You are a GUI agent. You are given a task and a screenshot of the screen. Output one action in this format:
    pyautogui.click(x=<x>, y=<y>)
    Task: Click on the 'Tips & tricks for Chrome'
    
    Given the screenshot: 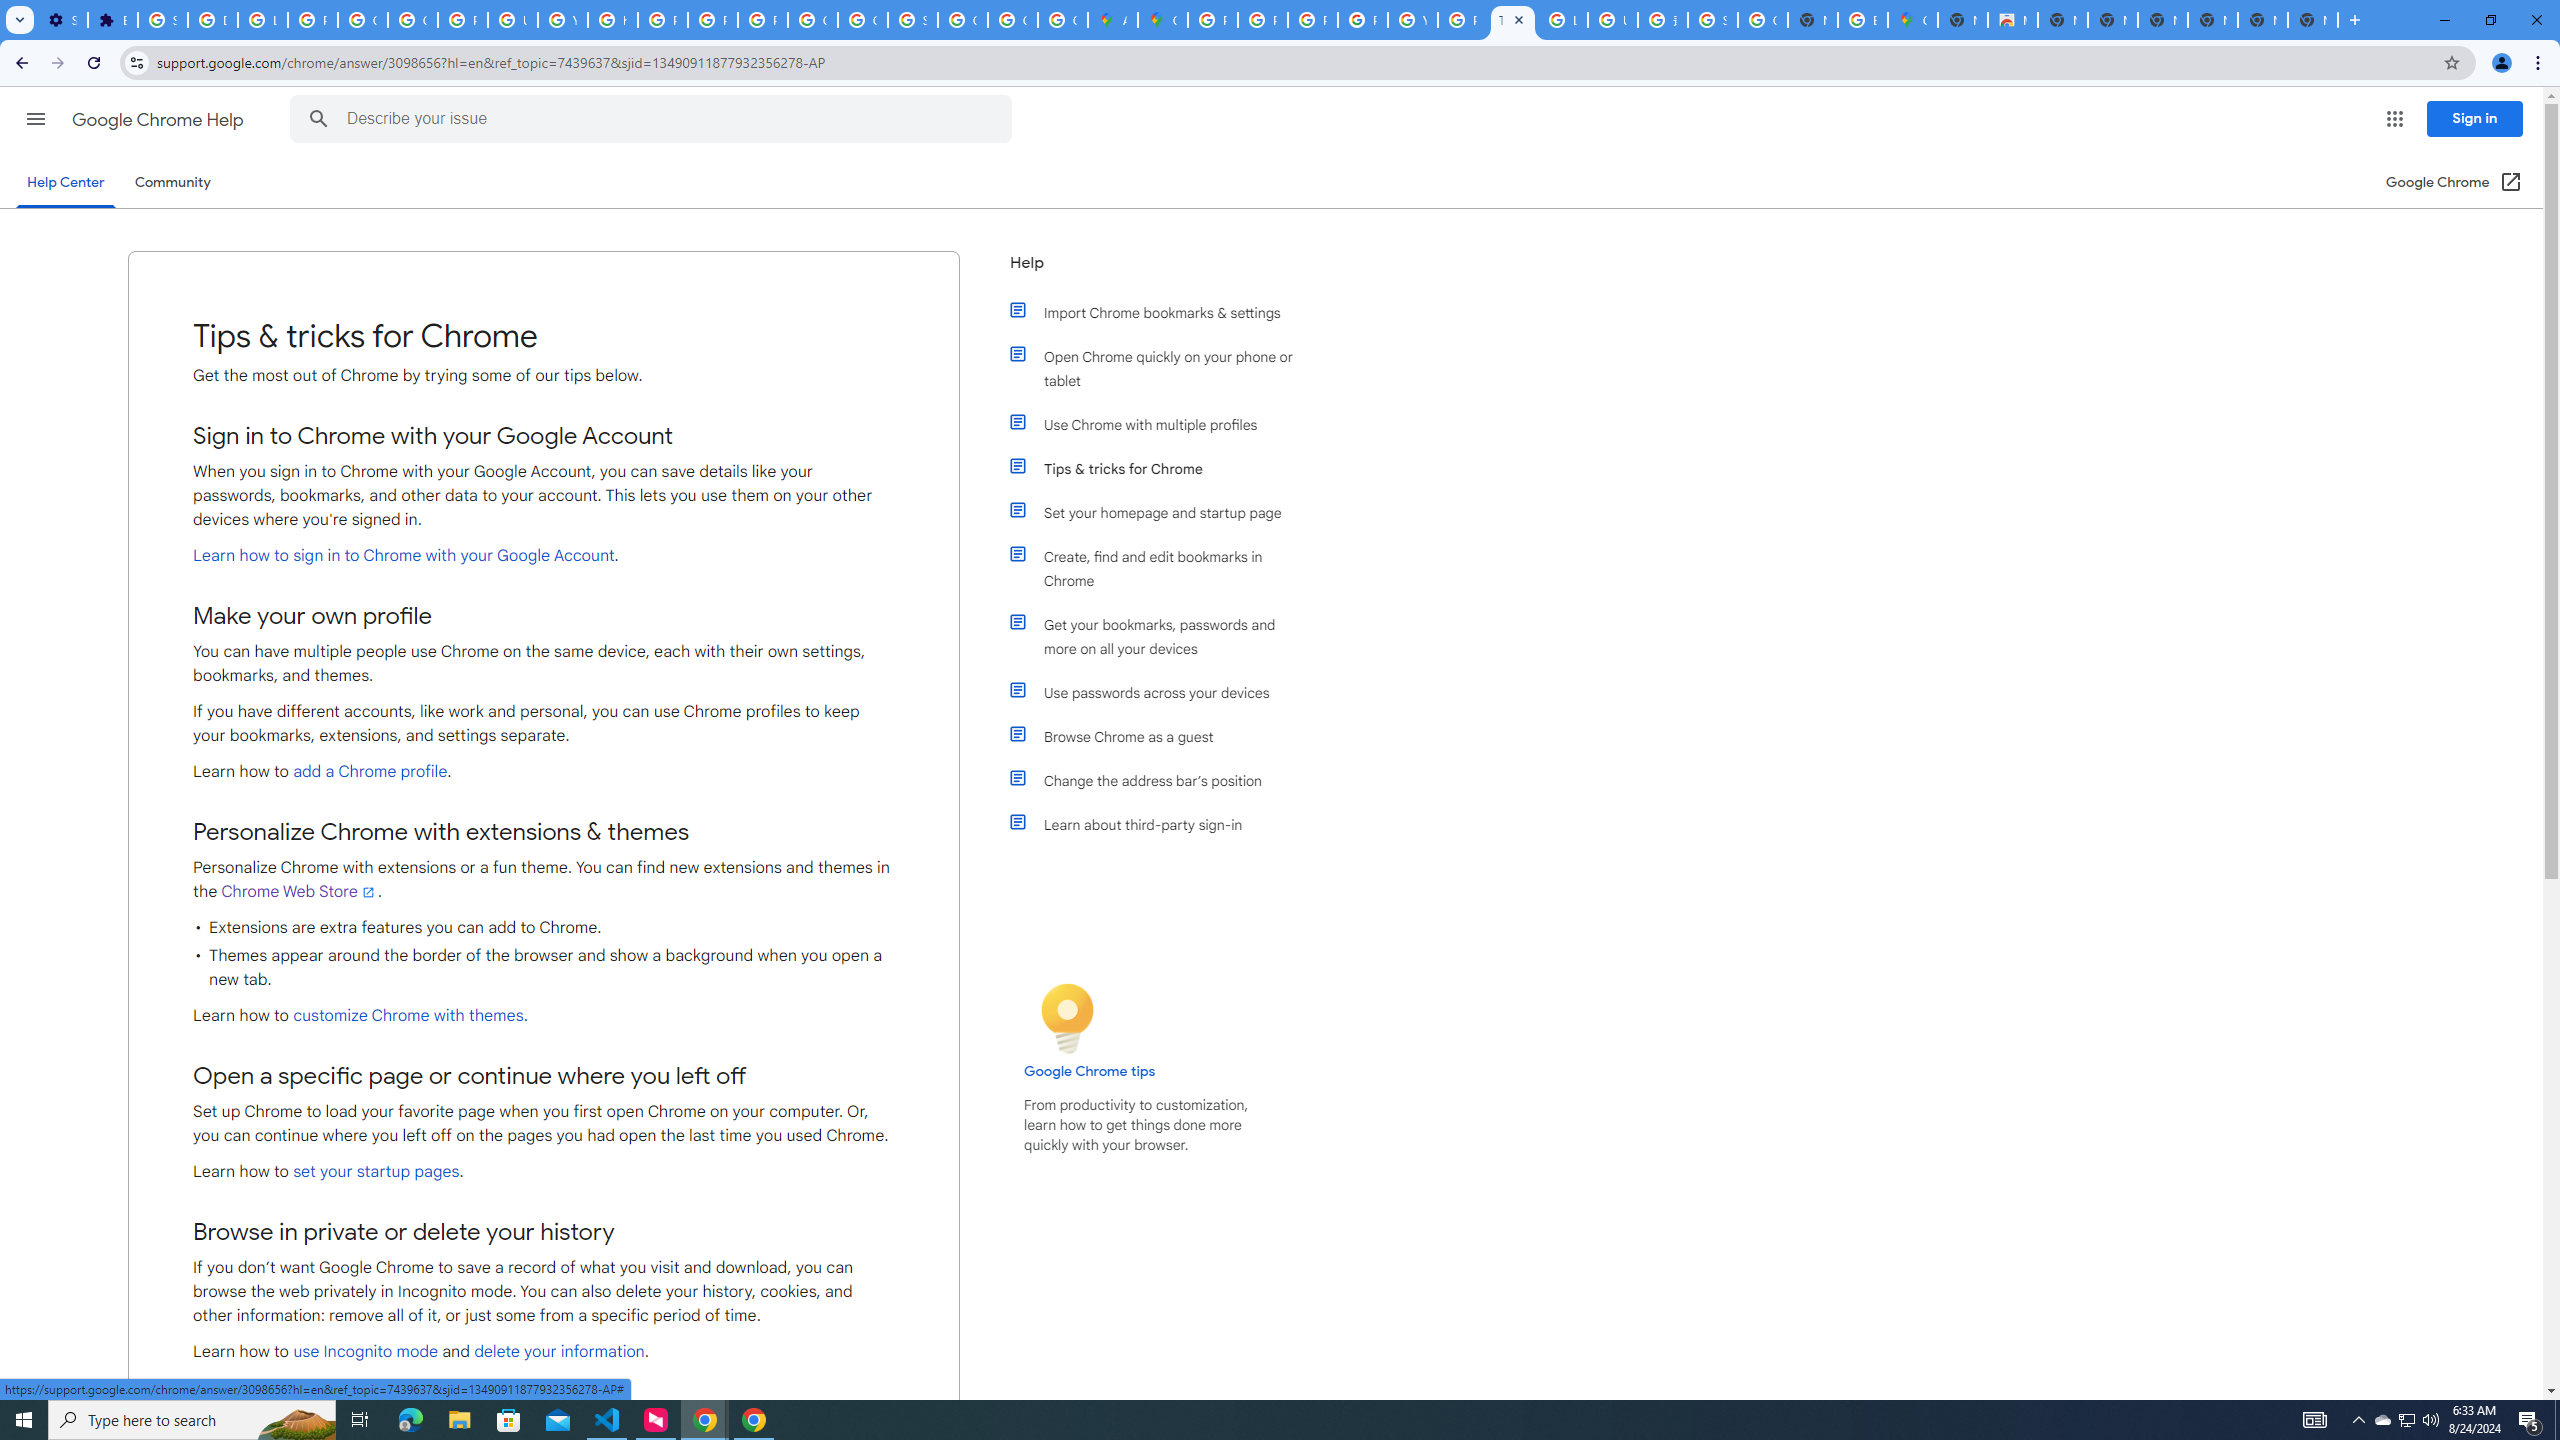 What is the action you would take?
    pyautogui.click(x=1162, y=467)
    